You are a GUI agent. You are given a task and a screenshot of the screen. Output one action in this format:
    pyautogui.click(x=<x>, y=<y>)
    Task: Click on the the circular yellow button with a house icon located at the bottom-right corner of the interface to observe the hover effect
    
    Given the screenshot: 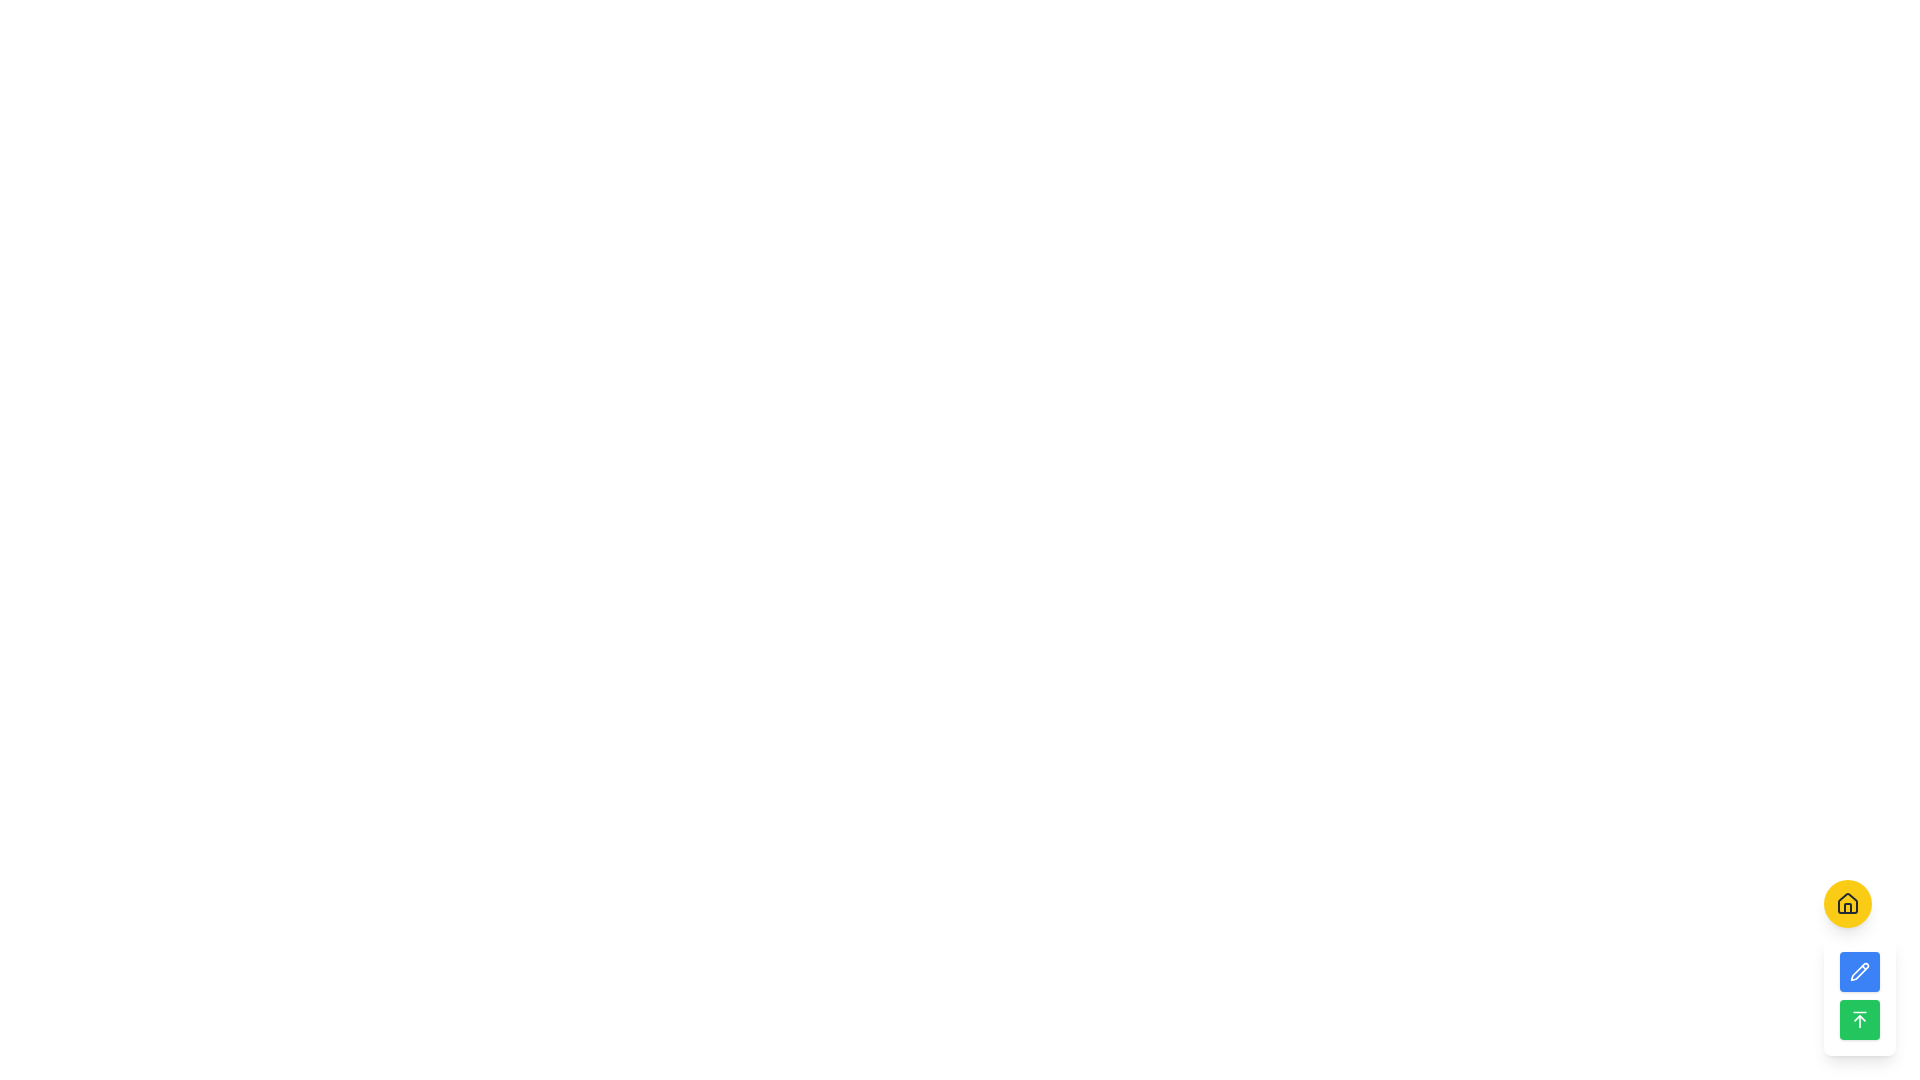 What is the action you would take?
    pyautogui.click(x=1847, y=903)
    